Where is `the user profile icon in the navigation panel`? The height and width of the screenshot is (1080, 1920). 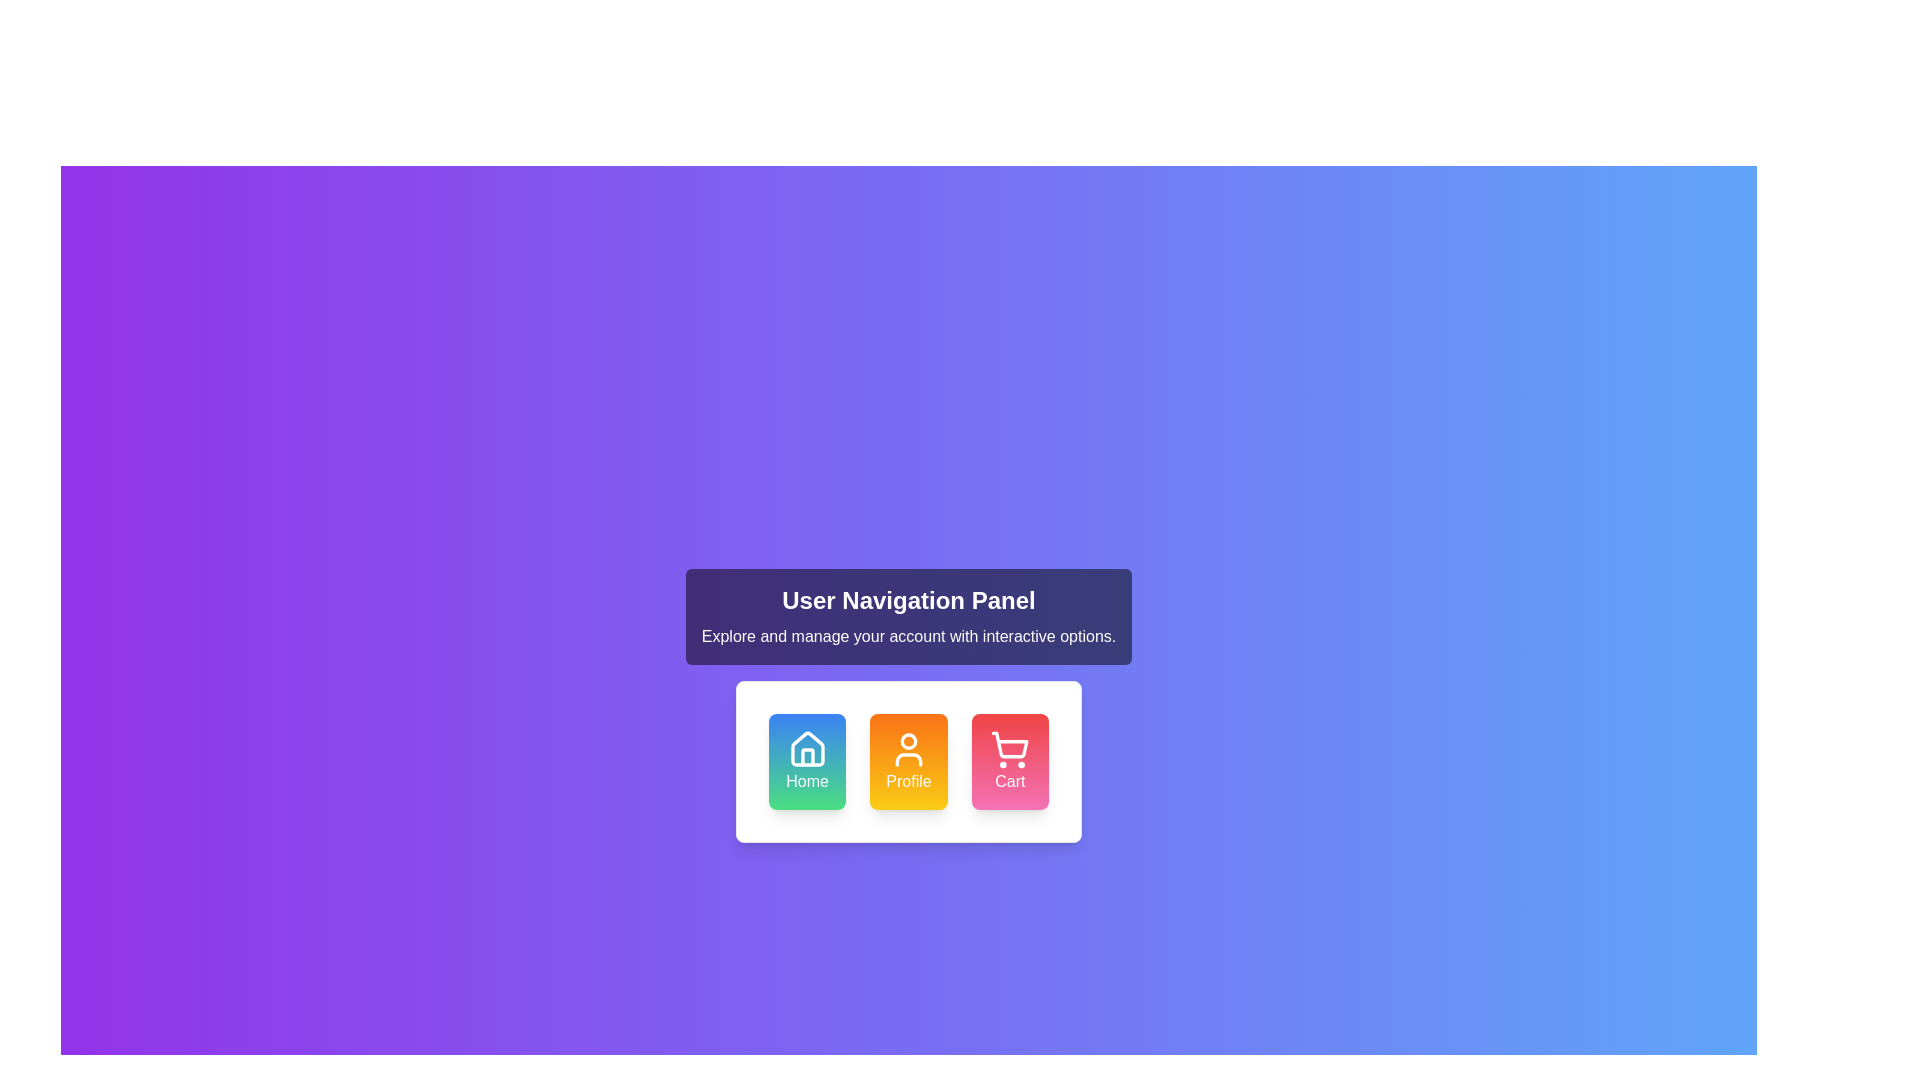
the user profile icon in the navigation panel is located at coordinates (907, 741).